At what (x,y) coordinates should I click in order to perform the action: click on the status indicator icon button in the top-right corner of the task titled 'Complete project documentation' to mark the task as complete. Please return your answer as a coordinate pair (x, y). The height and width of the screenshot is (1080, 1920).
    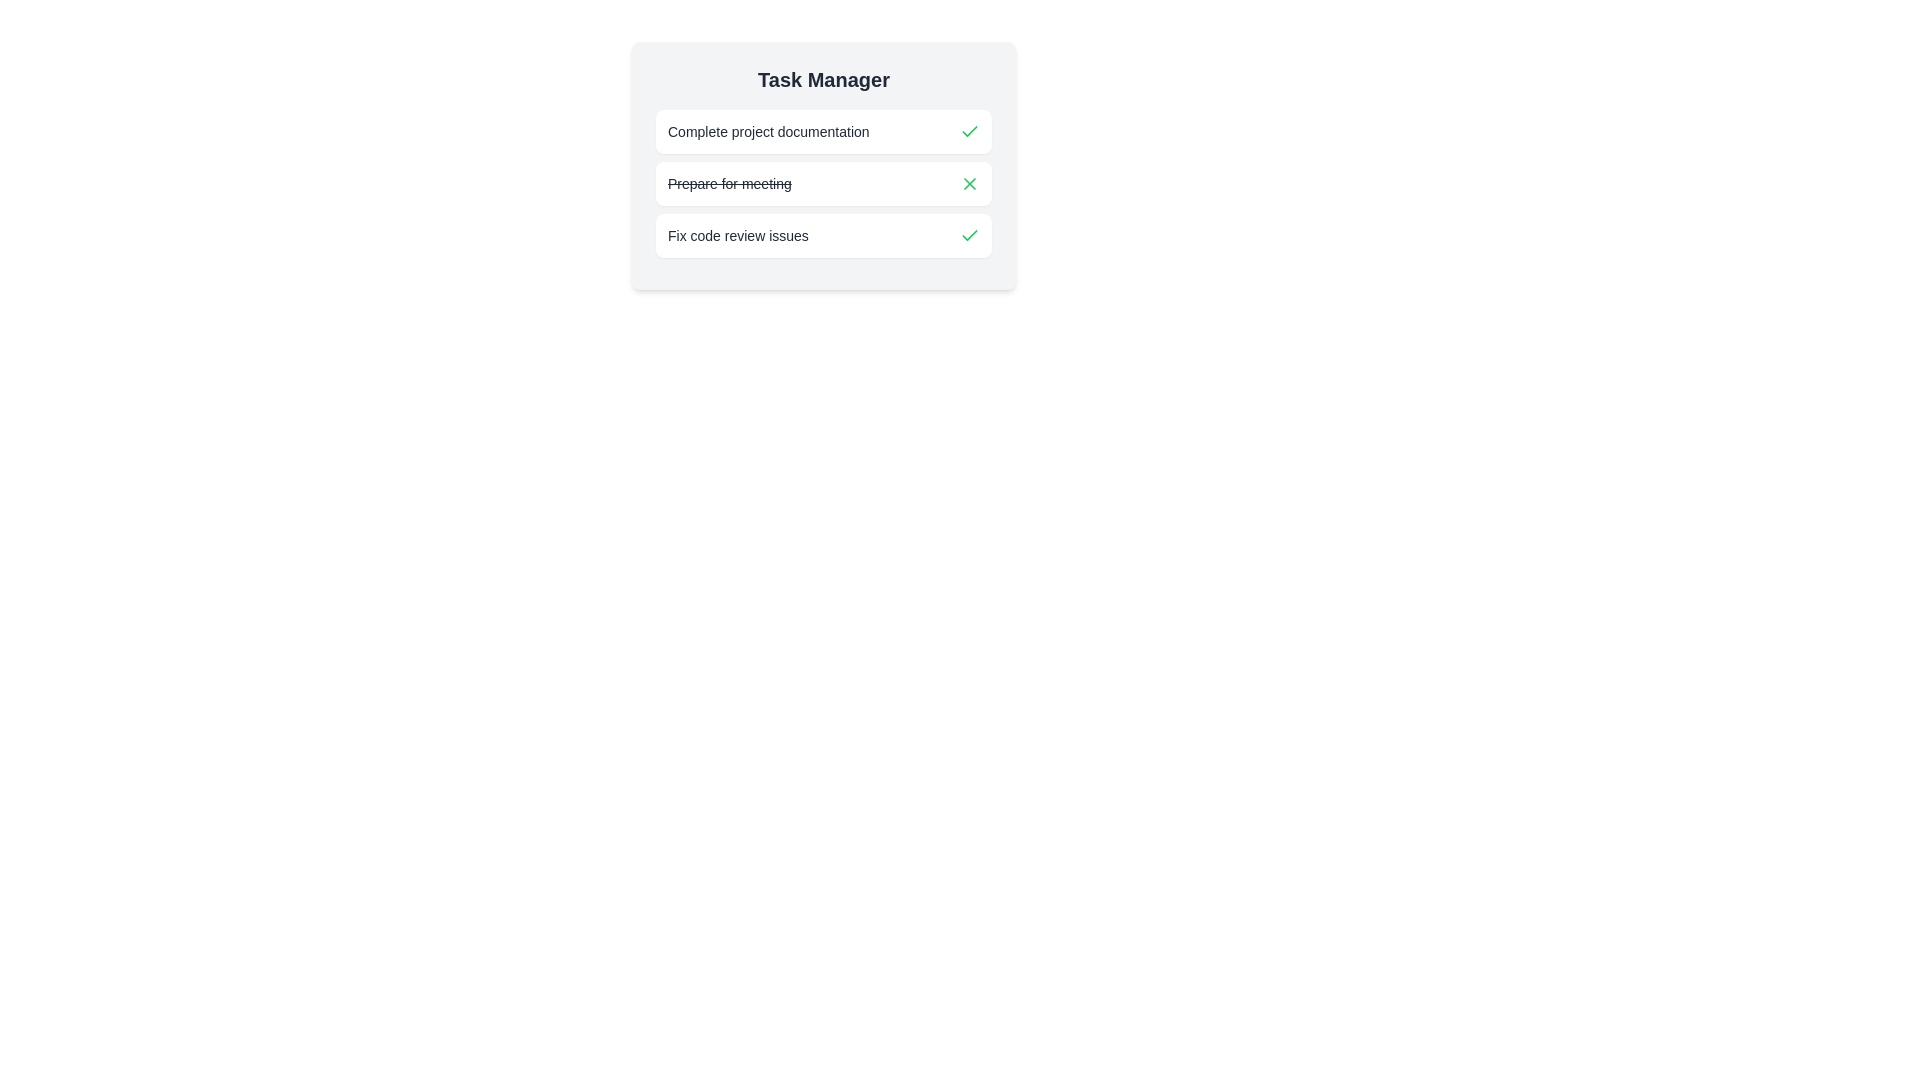
    Looking at the image, I should click on (969, 131).